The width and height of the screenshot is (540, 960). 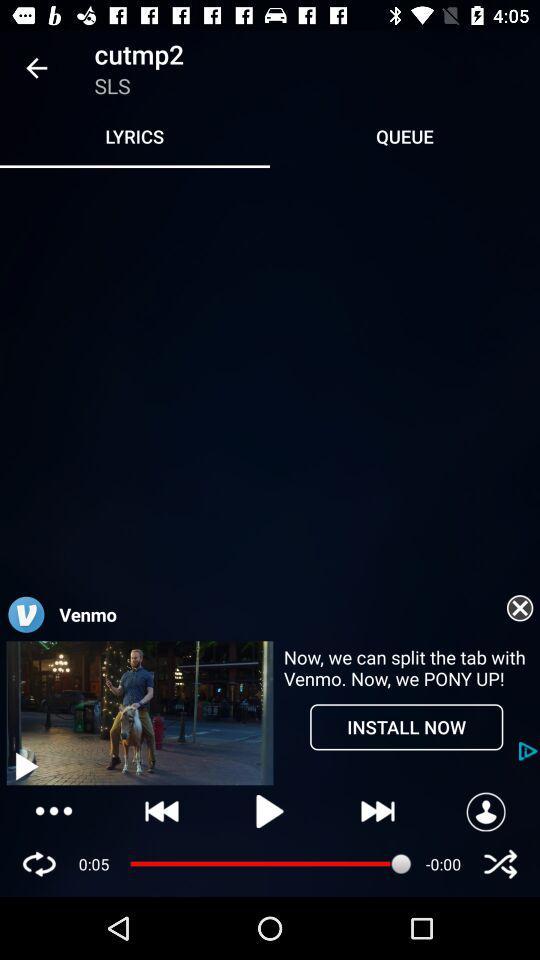 I want to click on the avatar icon, so click(x=485, y=811).